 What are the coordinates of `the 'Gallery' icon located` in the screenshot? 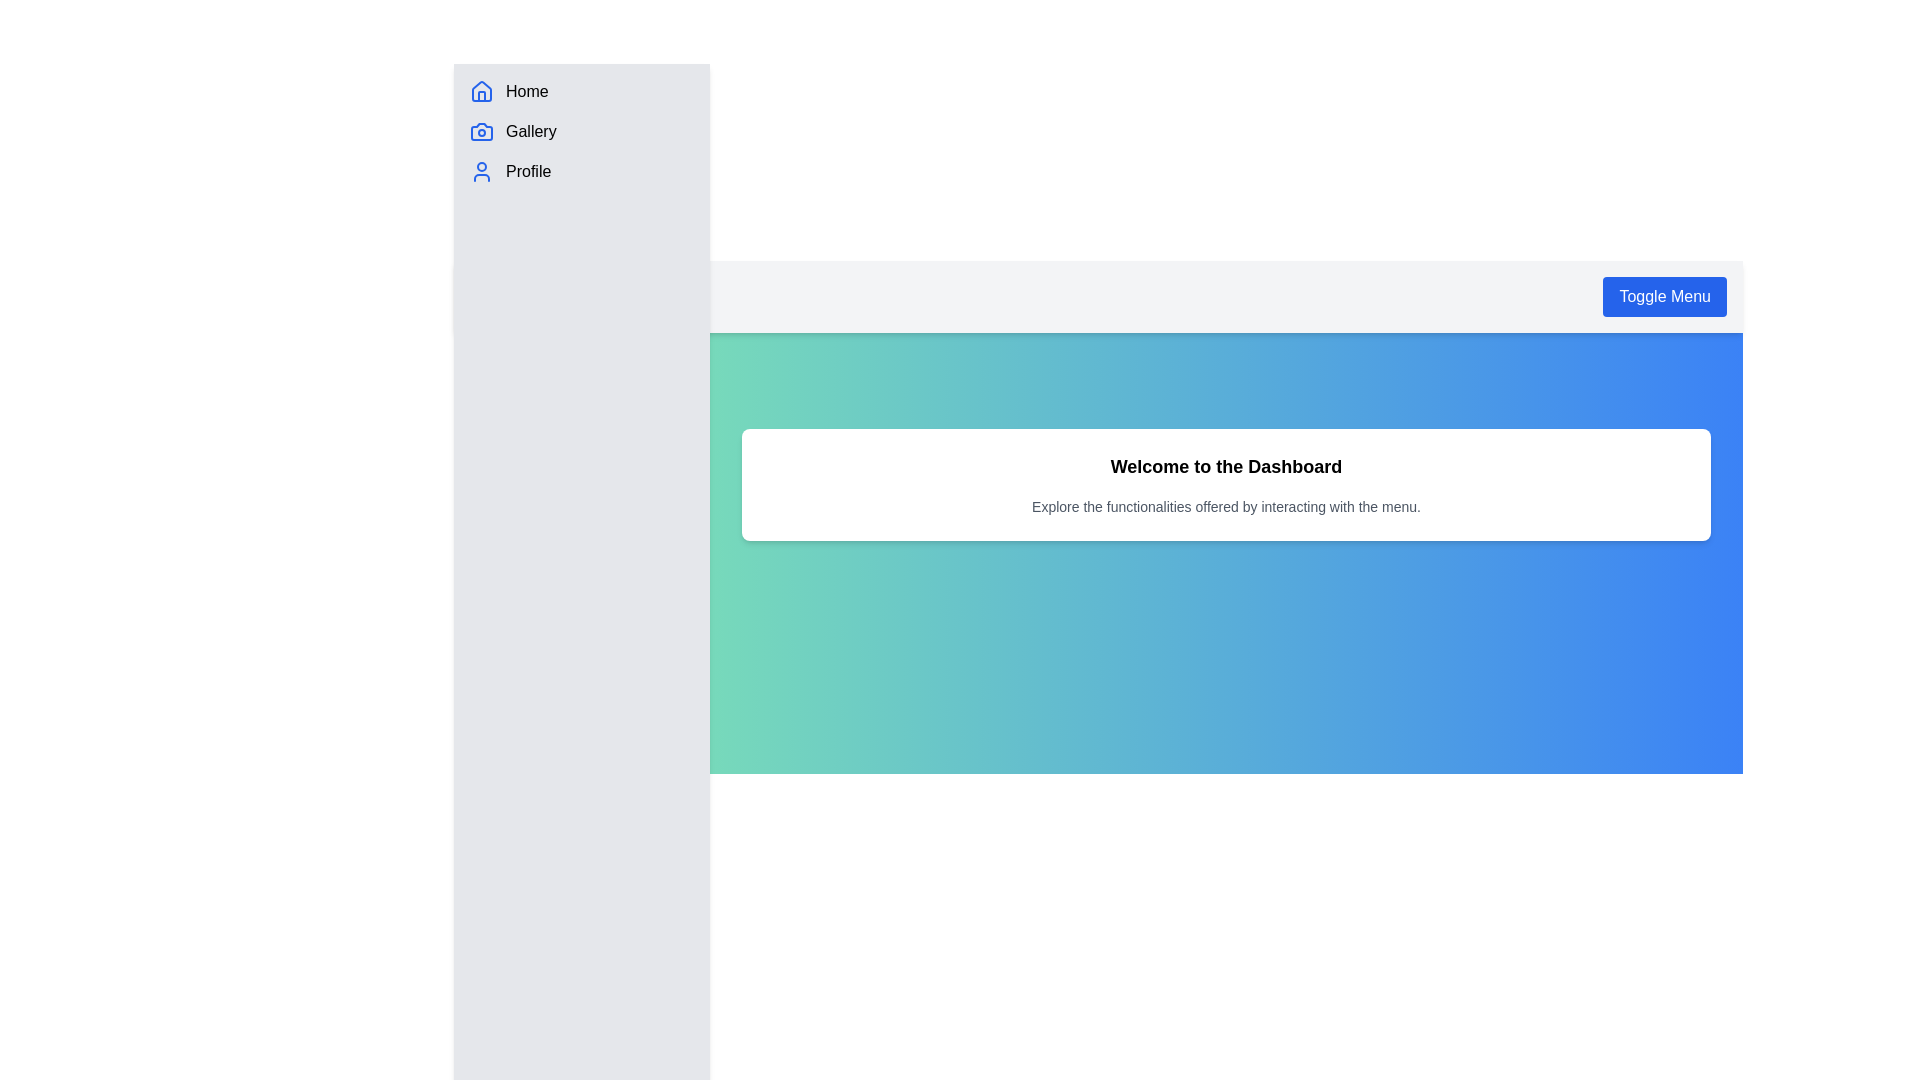 It's located at (481, 131).